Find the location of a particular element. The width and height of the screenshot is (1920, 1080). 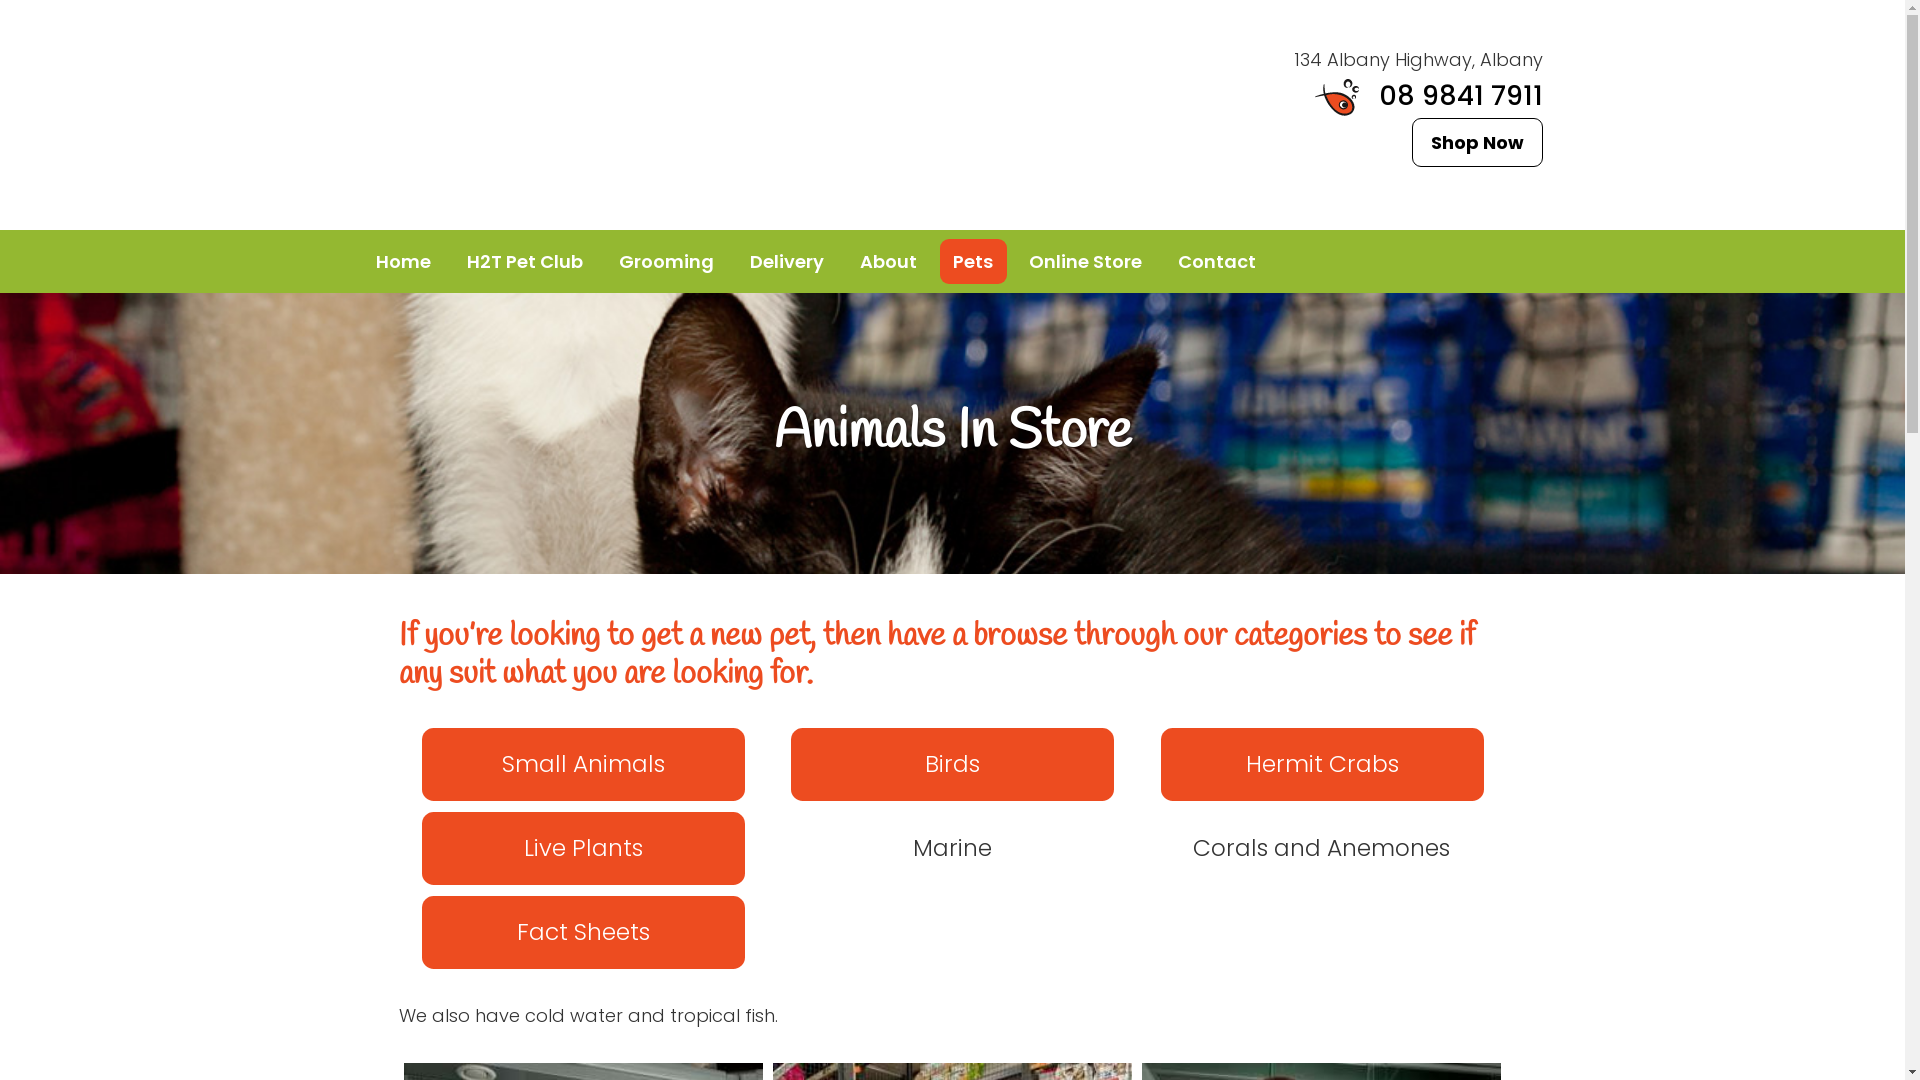

'Hermit Crabs' is located at coordinates (1322, 764).